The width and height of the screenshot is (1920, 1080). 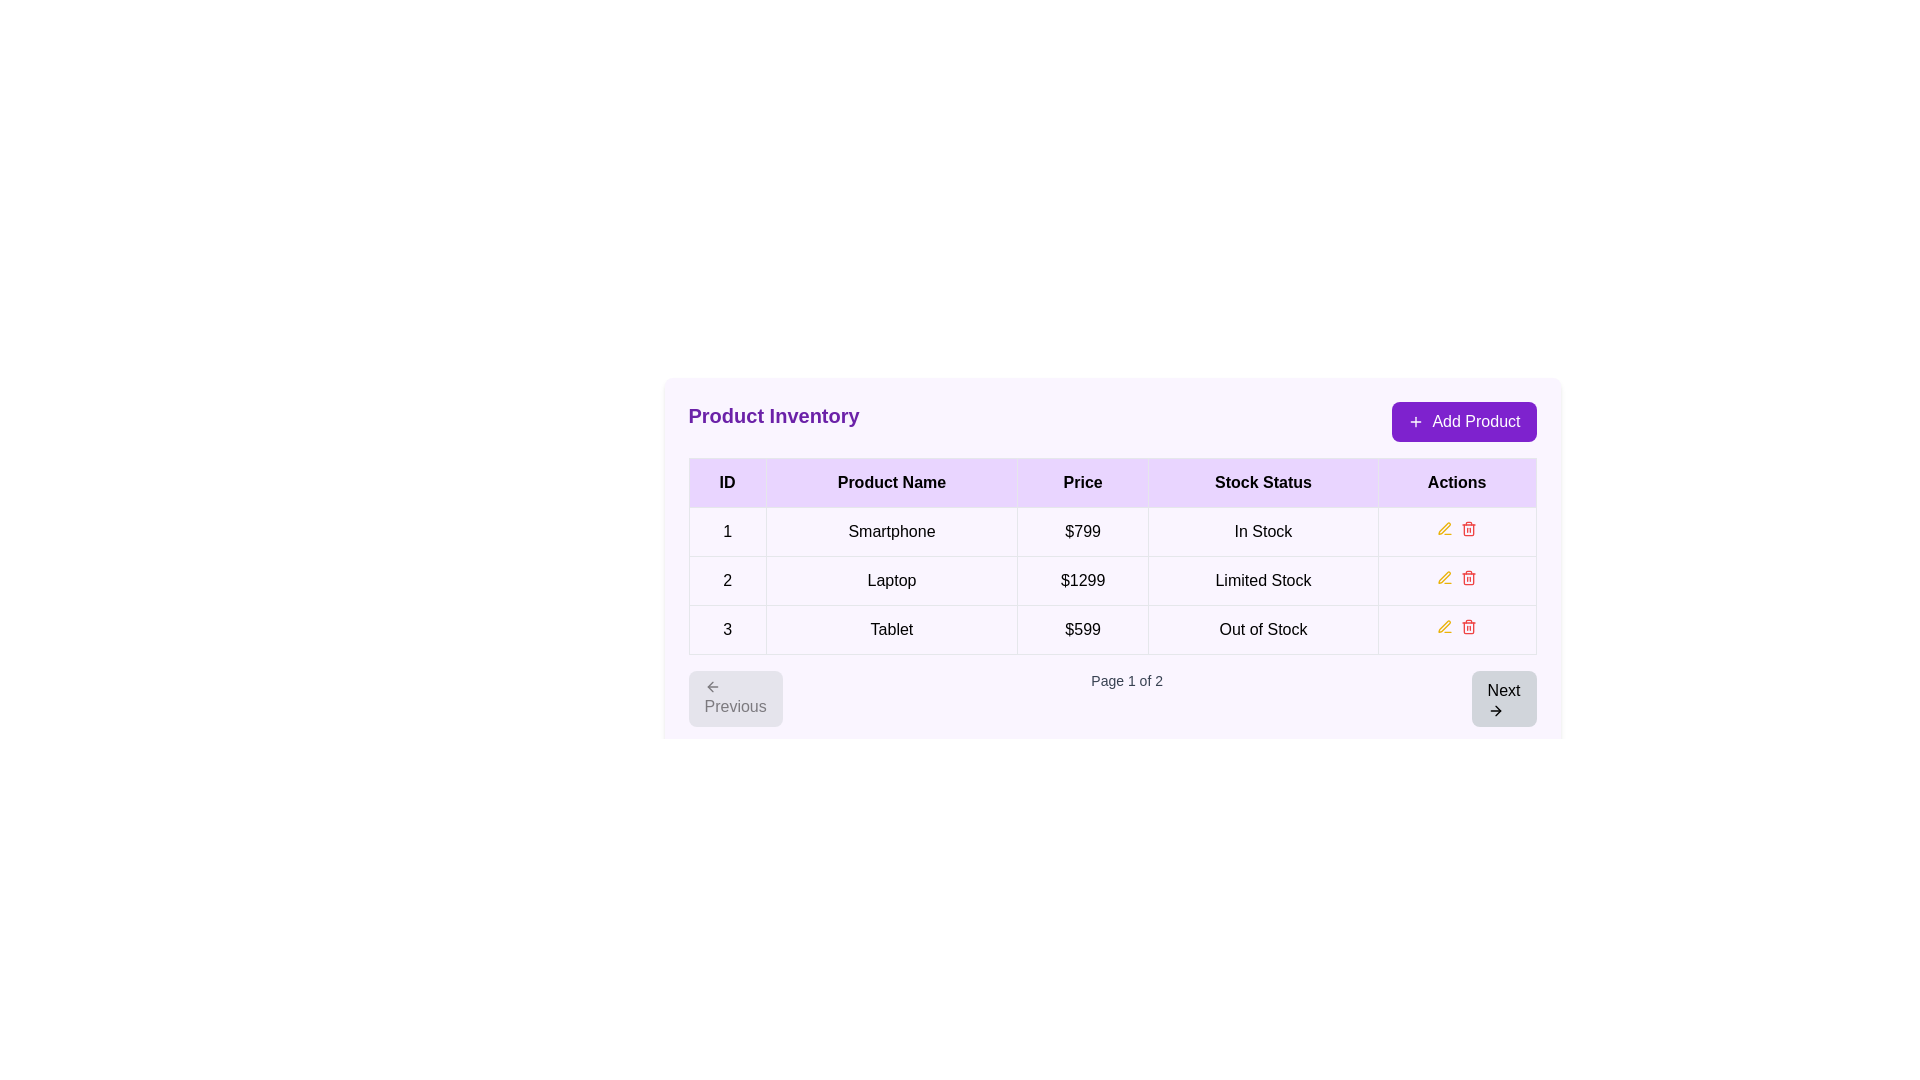 What do you see at coordinates (1262, 482) in the screenshot?
I see `the 'Stock Status' table header label, which is the fourth header in the sequence and is displayed in bold, black font against a light lavender background` at bounding box center [1262, 482].